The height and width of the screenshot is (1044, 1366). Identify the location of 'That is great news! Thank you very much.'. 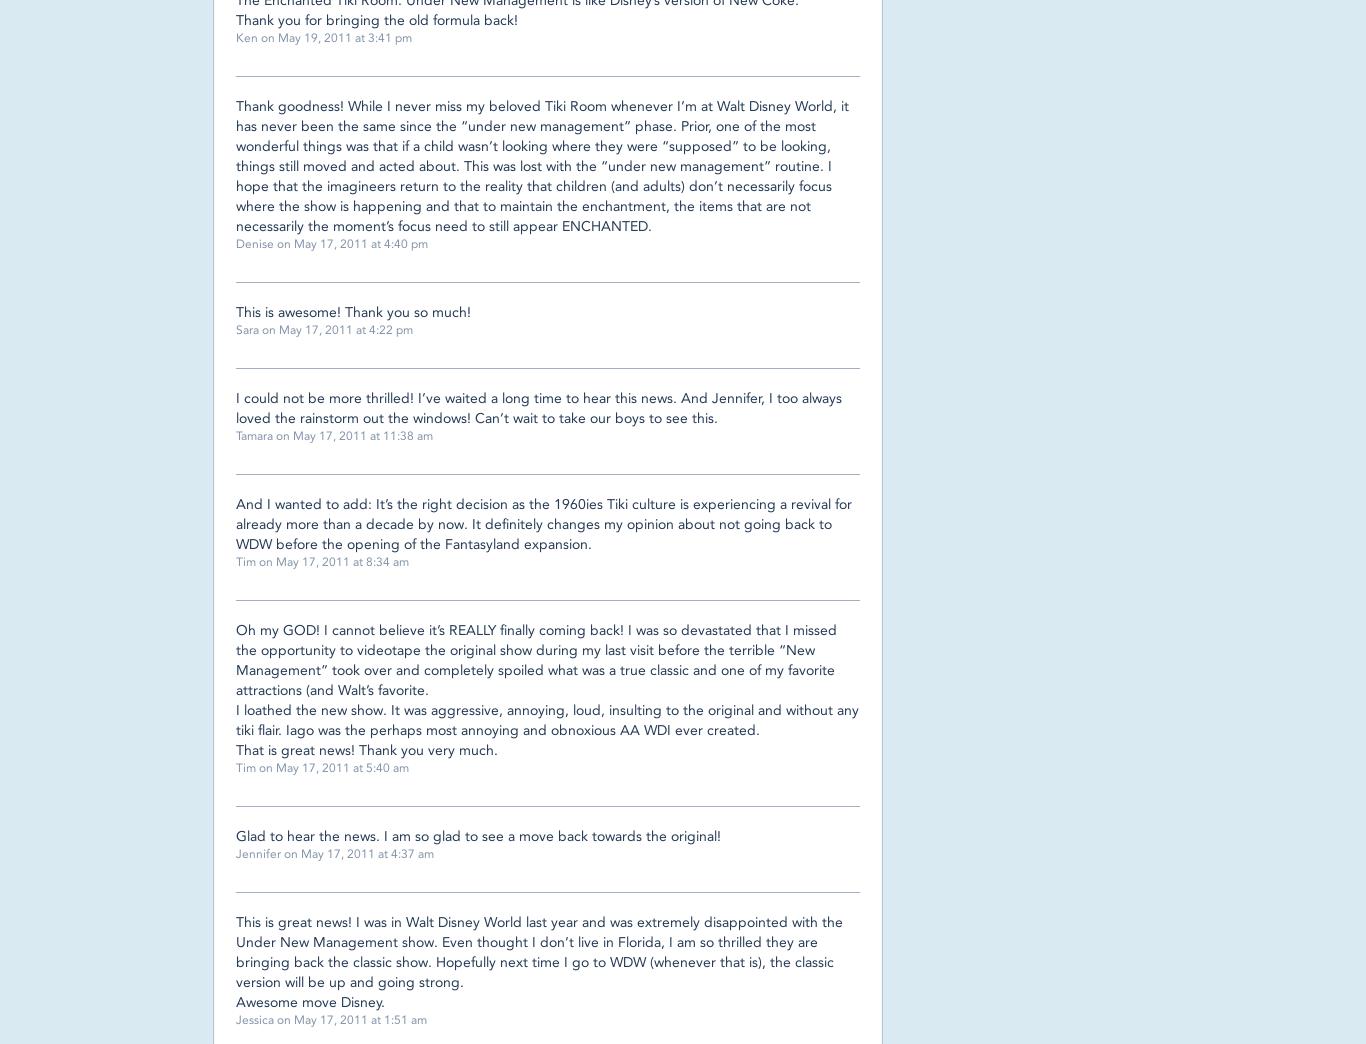
(366, 750).